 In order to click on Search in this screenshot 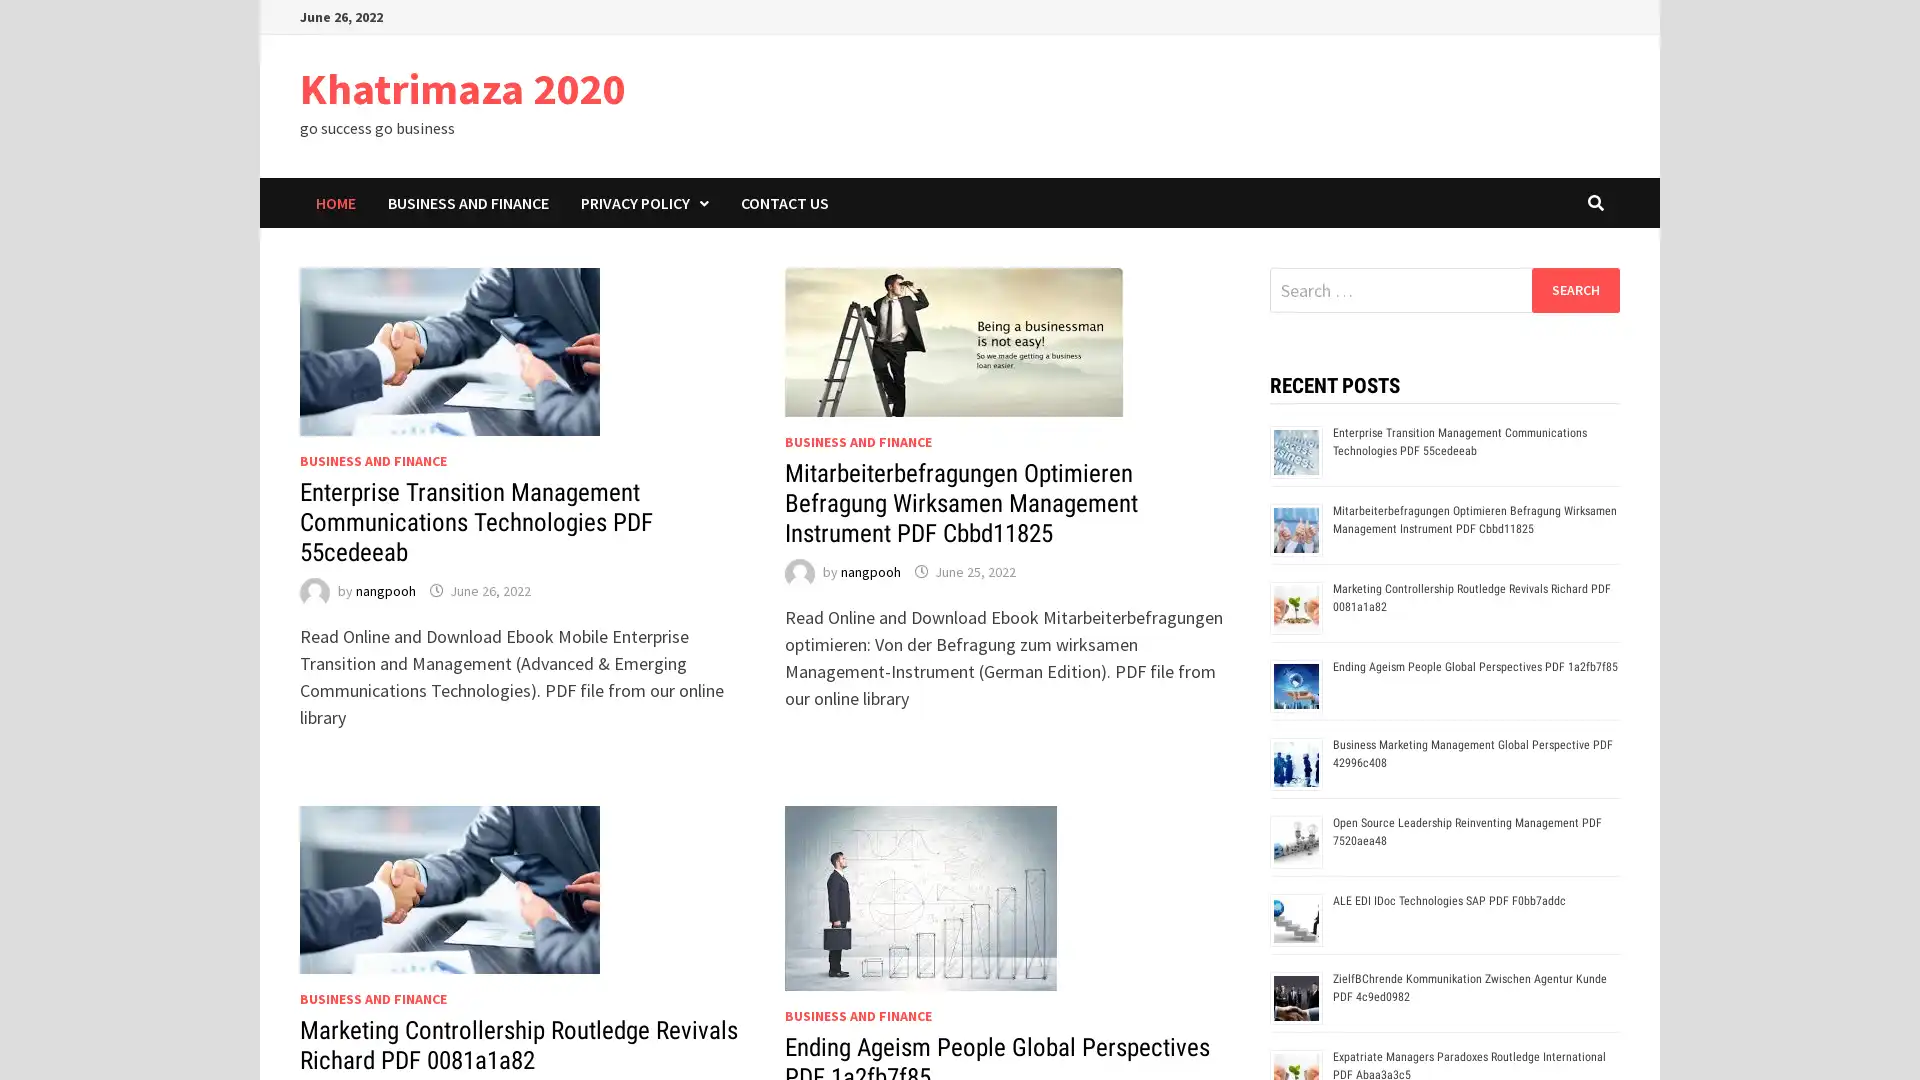, I will do `click(1574, 289)`.